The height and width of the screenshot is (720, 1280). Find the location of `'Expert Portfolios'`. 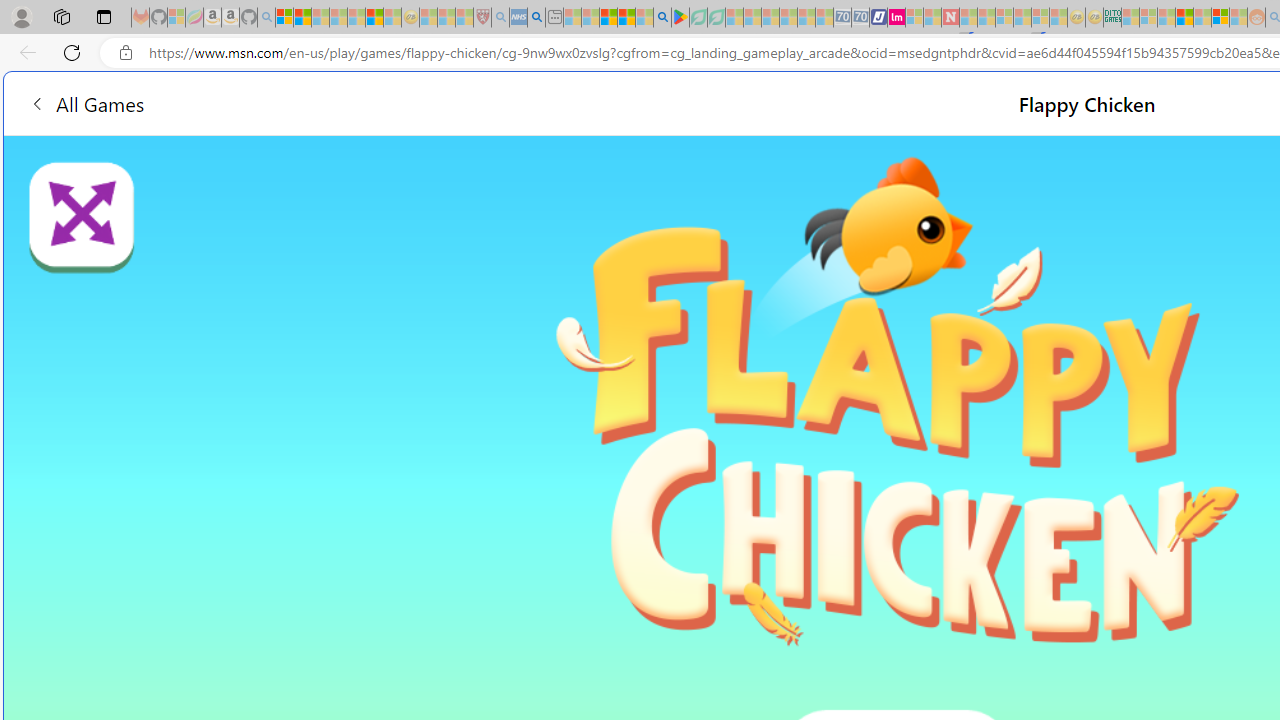

'Expert Portfolios' is located at coordinates (1184, 17).